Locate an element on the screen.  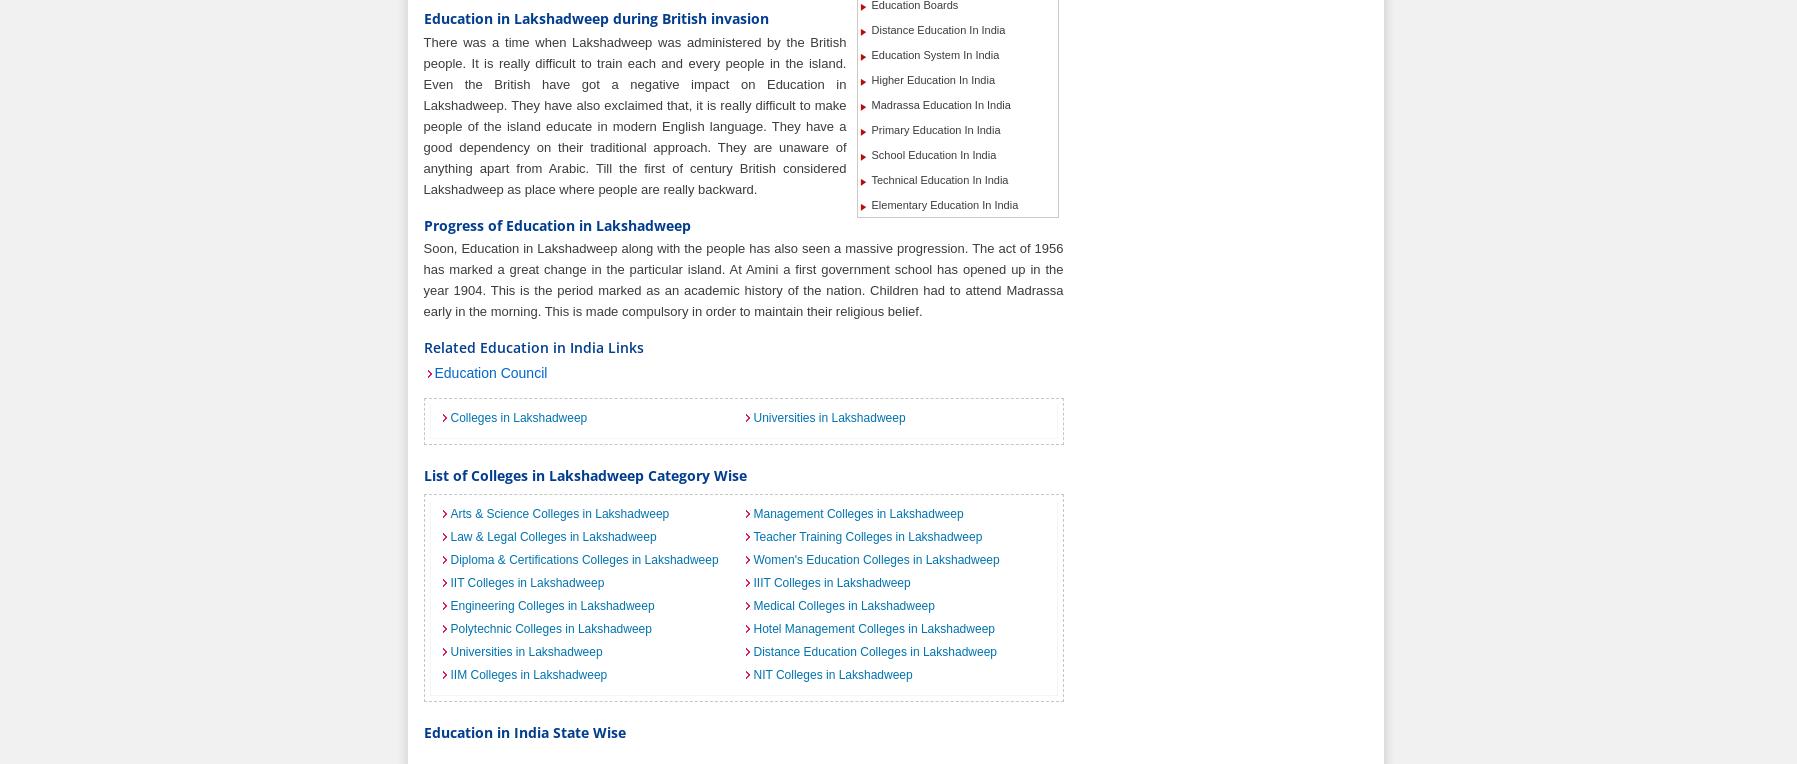
'Technical Education In India' is located at coordinates (870, 179).